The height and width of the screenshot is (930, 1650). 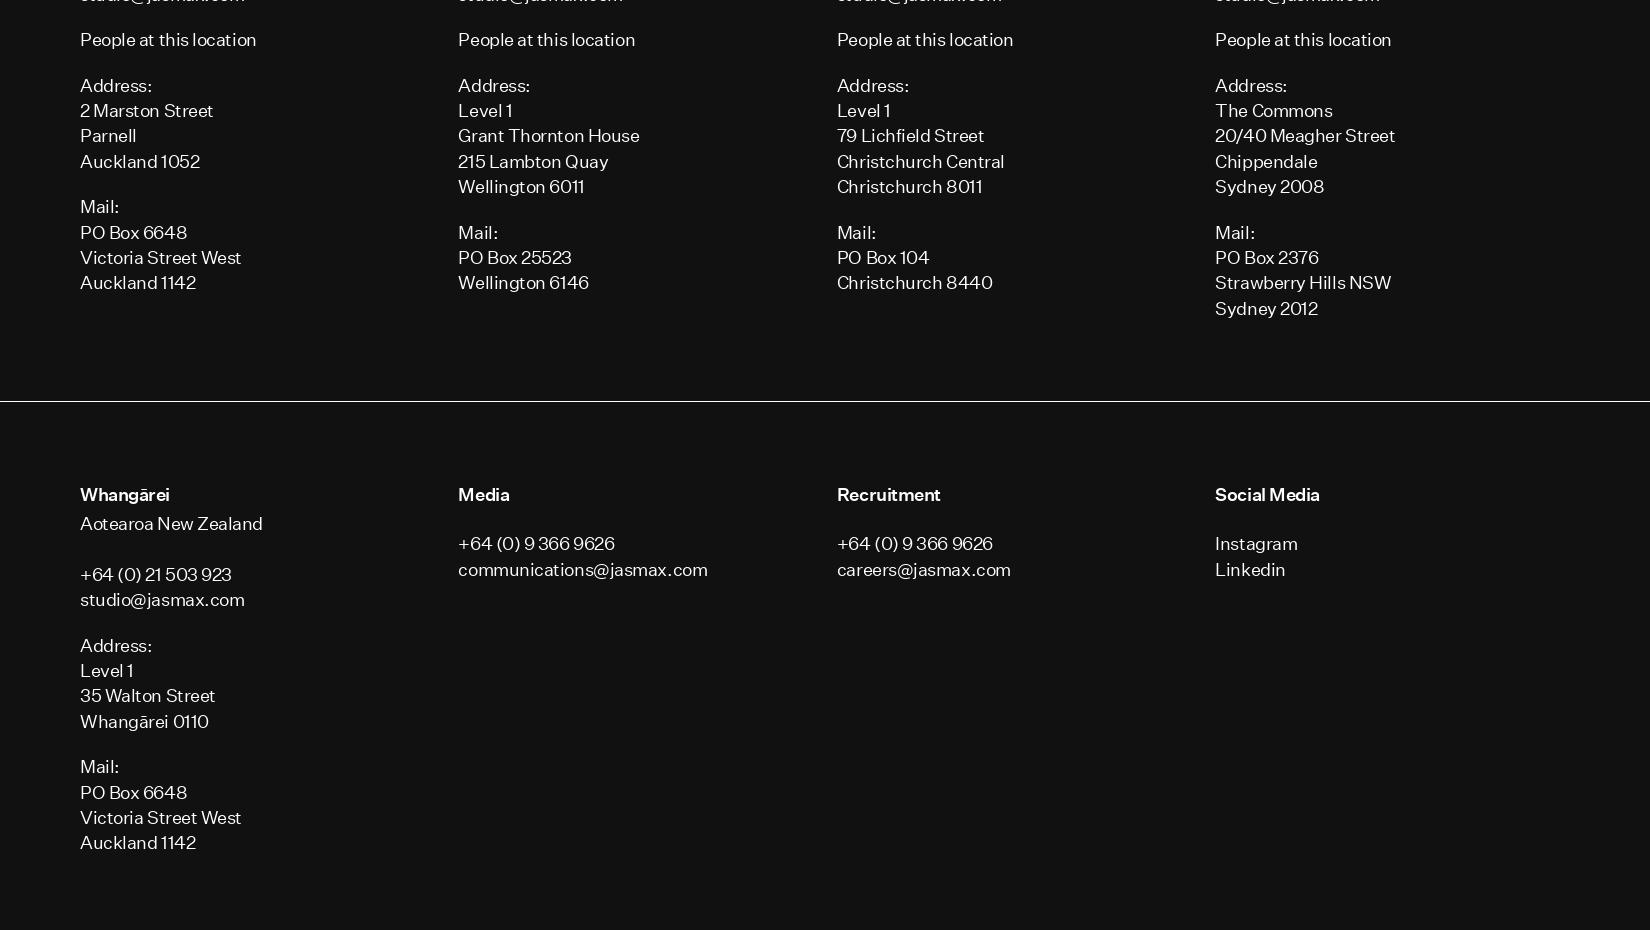 What do you see at coordinates (909, 135) in the screenshot?
I see `'79 Lichfield Street'` at bounding box center [909, 135].